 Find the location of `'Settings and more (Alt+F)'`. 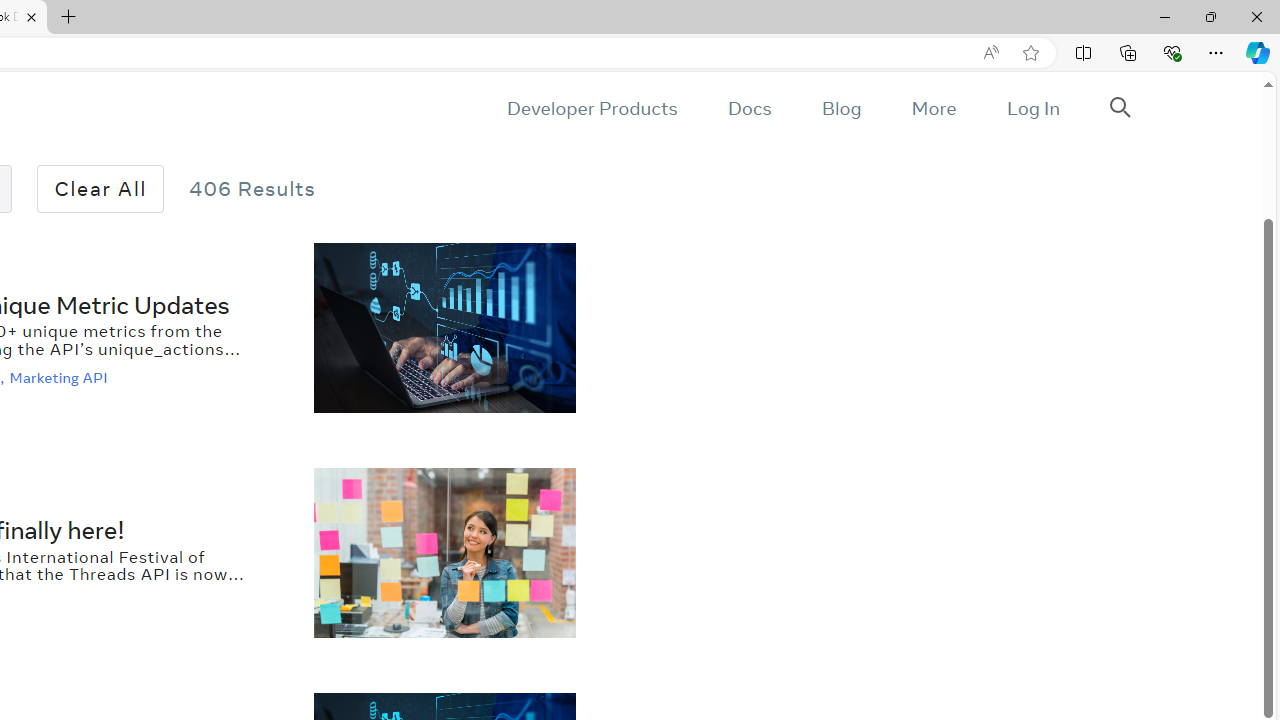

'Settings and more (Alt+F)' is located at coordinates (1215, 51).